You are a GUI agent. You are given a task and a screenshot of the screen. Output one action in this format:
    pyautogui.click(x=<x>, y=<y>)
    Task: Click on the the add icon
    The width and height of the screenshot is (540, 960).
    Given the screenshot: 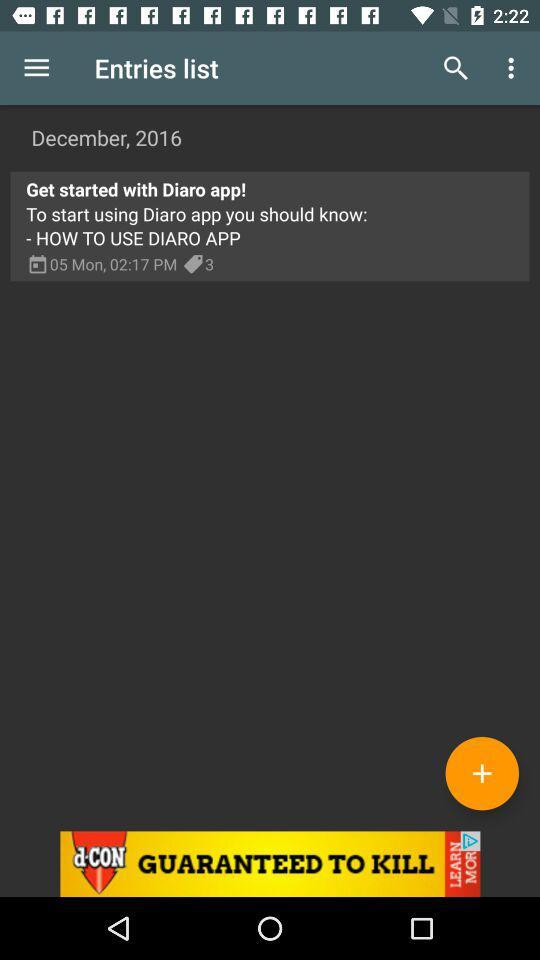 What is the action you would take?
    pyautogui.click(x=481, y=772)
    